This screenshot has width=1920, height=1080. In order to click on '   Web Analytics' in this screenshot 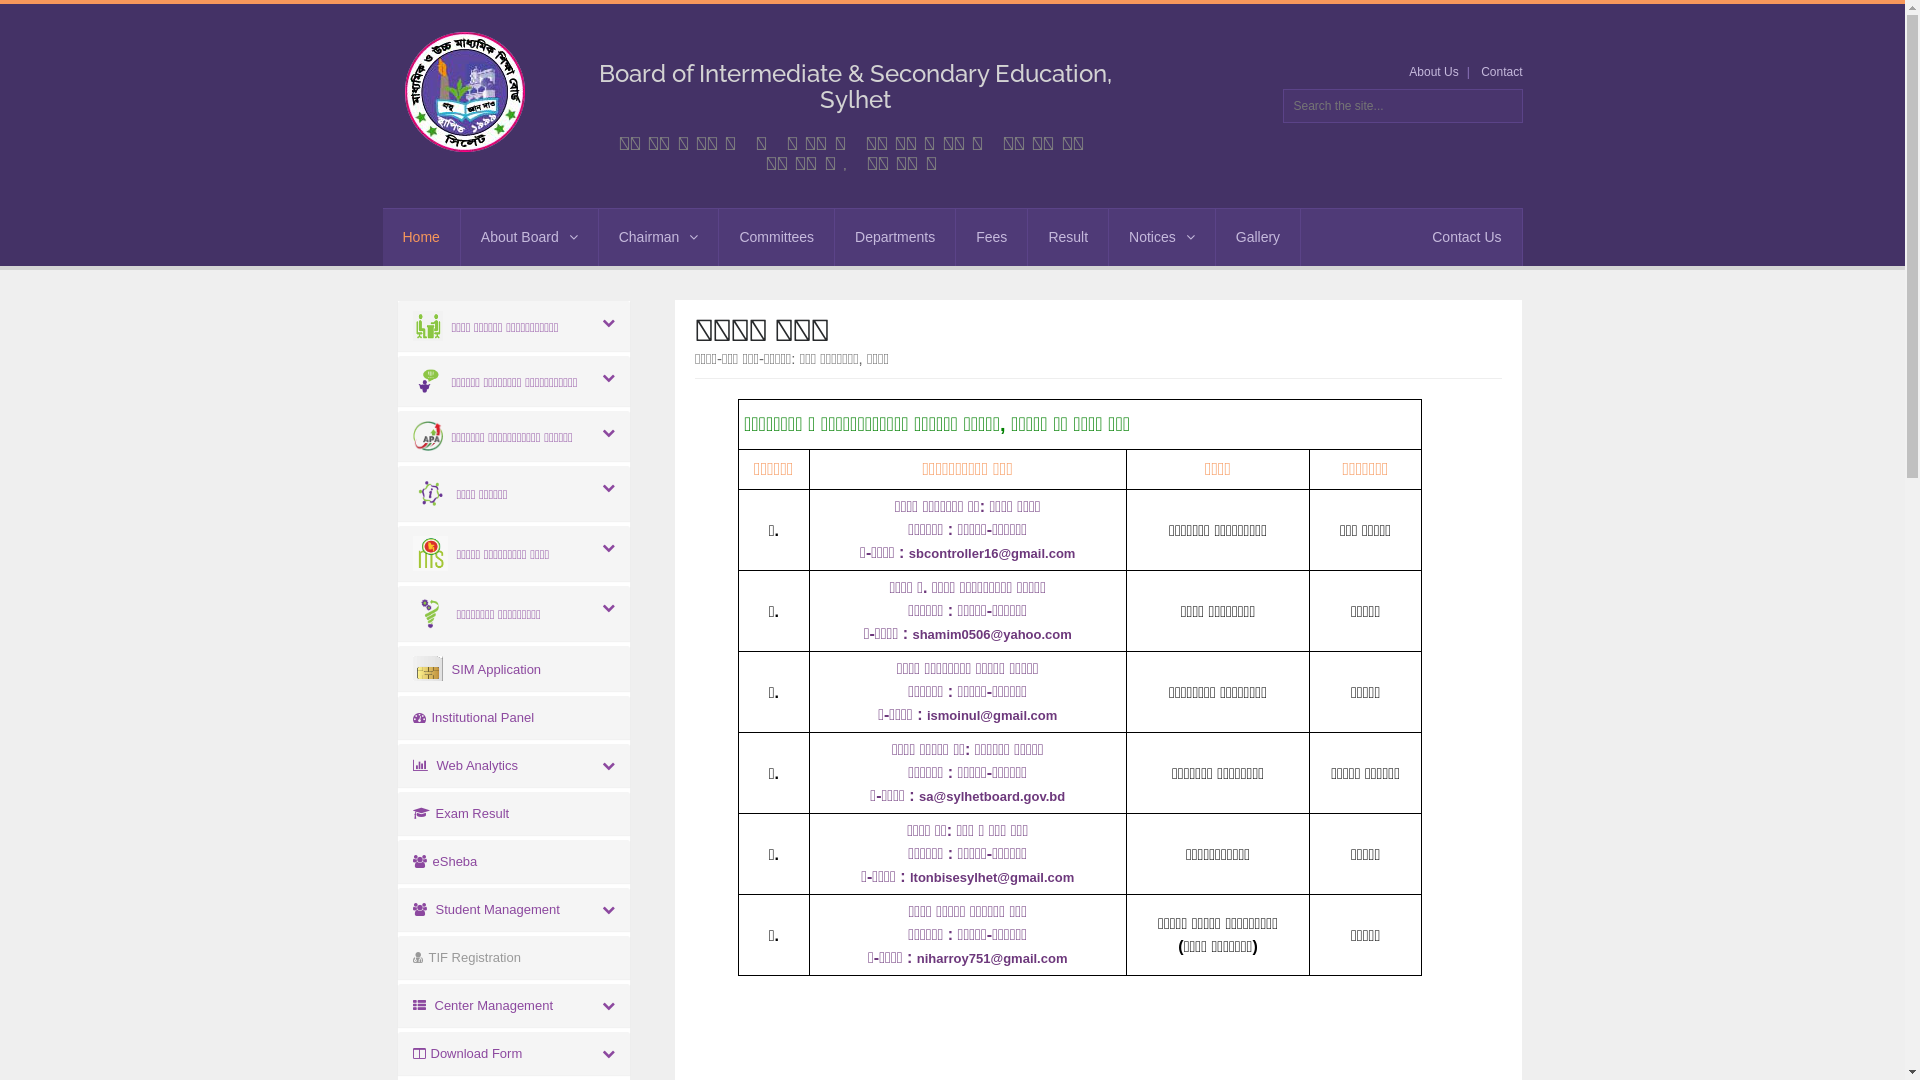, I will do `click(463, 765)`.